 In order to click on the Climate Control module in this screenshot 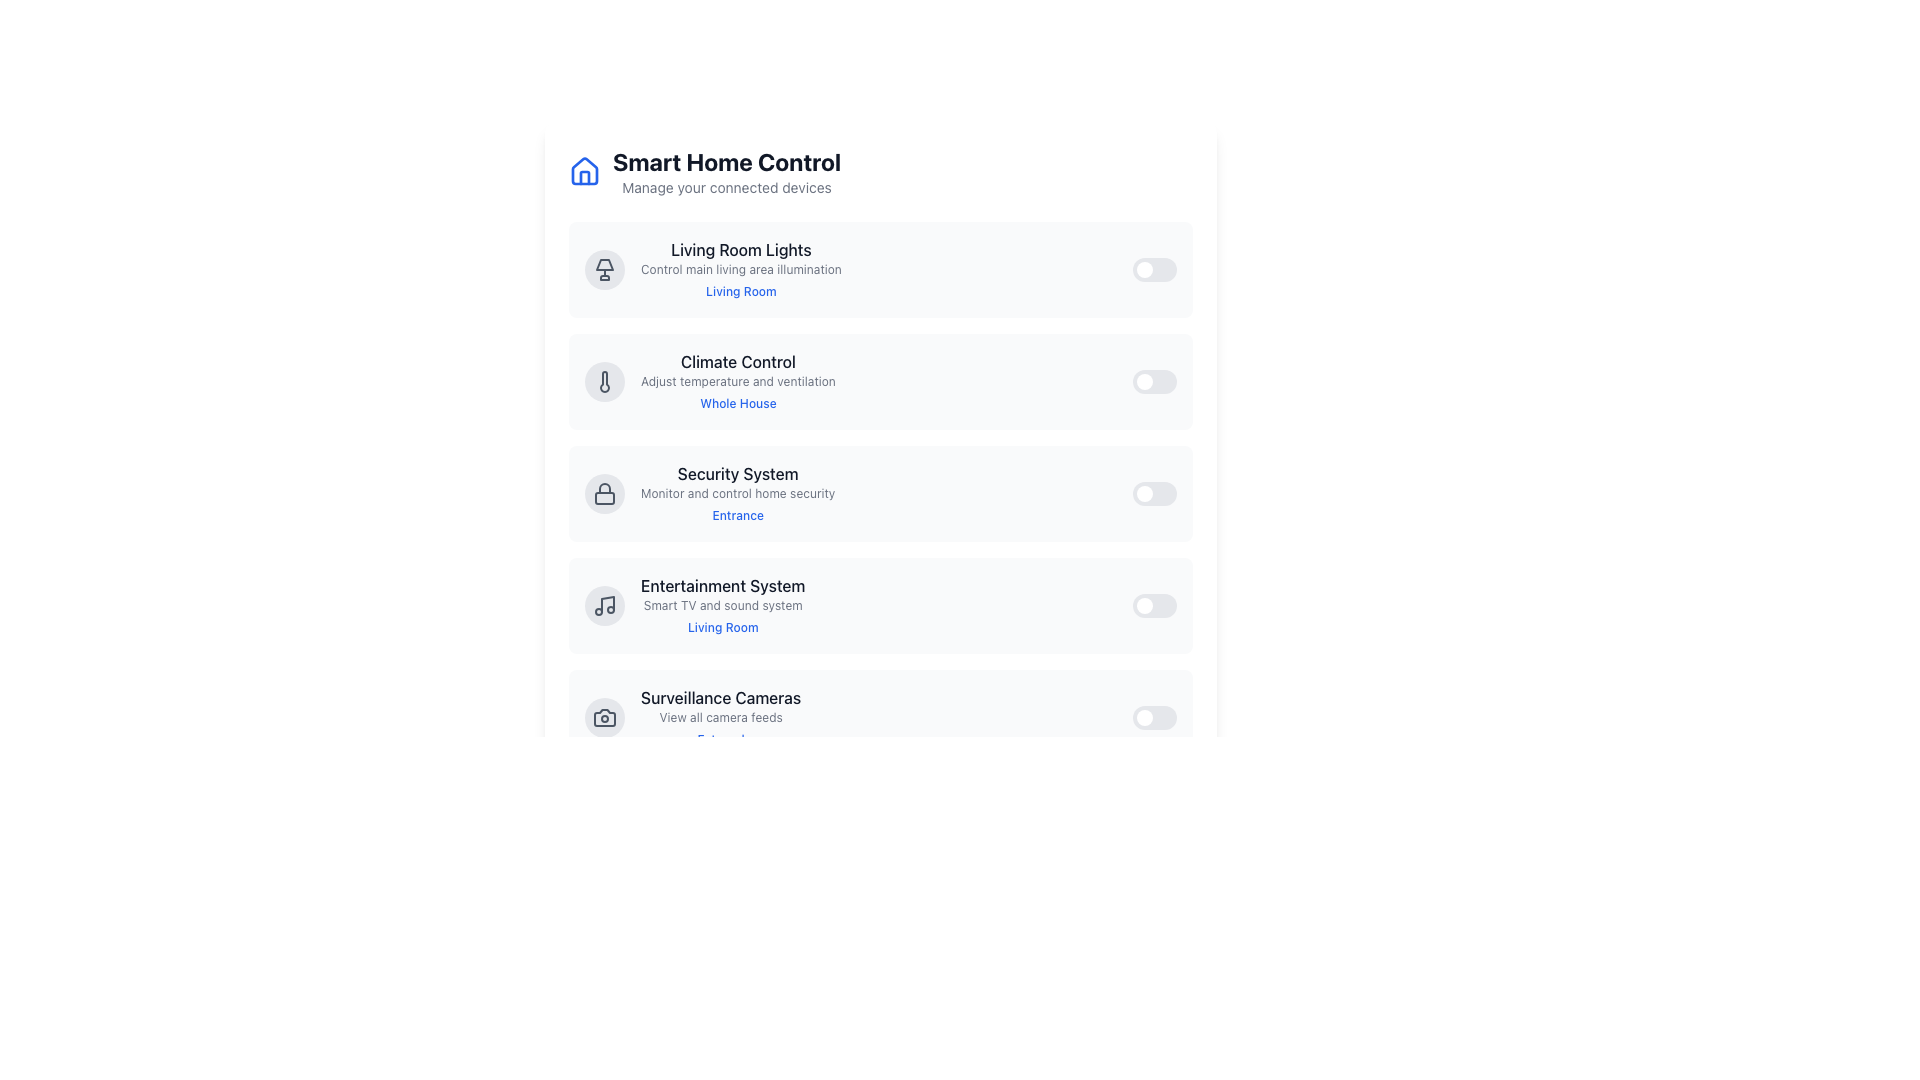, I will do `click(737, 381)`.